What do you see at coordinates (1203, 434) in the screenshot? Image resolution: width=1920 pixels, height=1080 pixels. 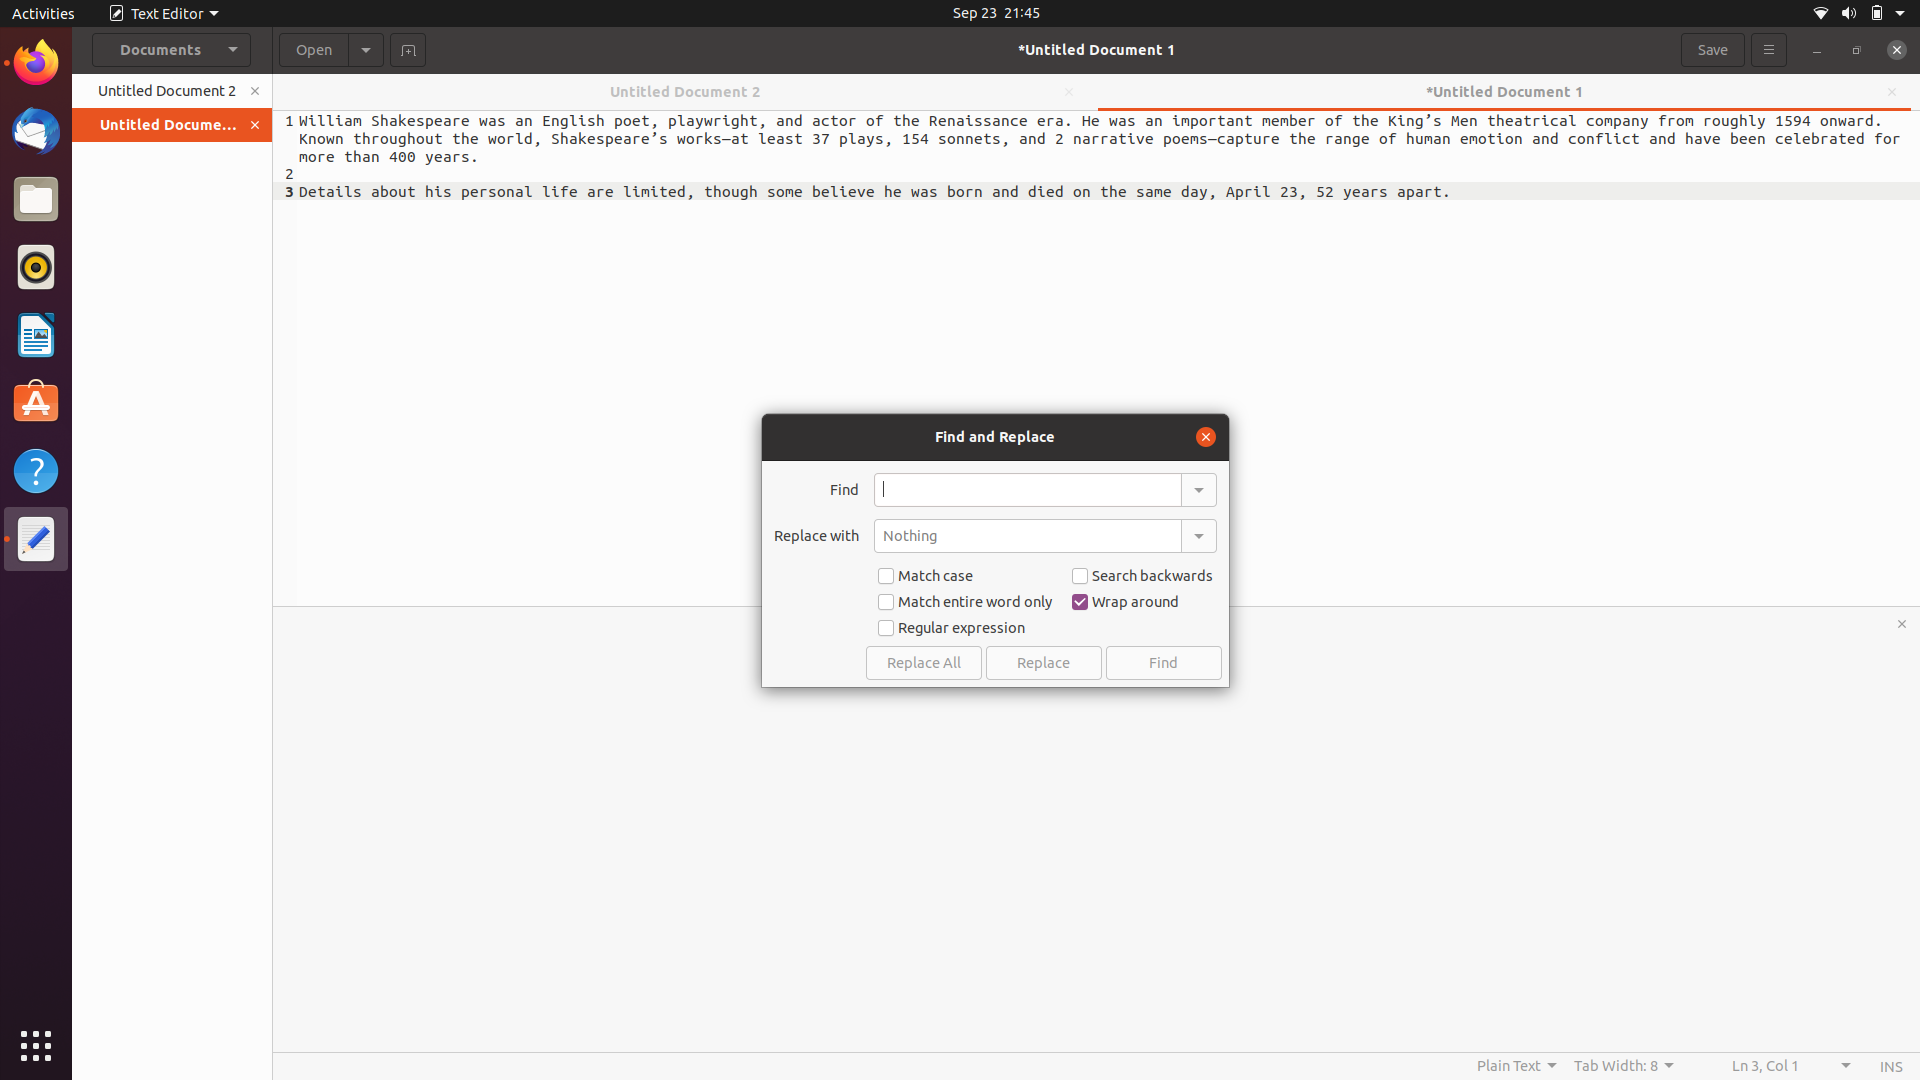 I see `Close the find replace bar and Minimize the document` at bounding box center [1203, 434].